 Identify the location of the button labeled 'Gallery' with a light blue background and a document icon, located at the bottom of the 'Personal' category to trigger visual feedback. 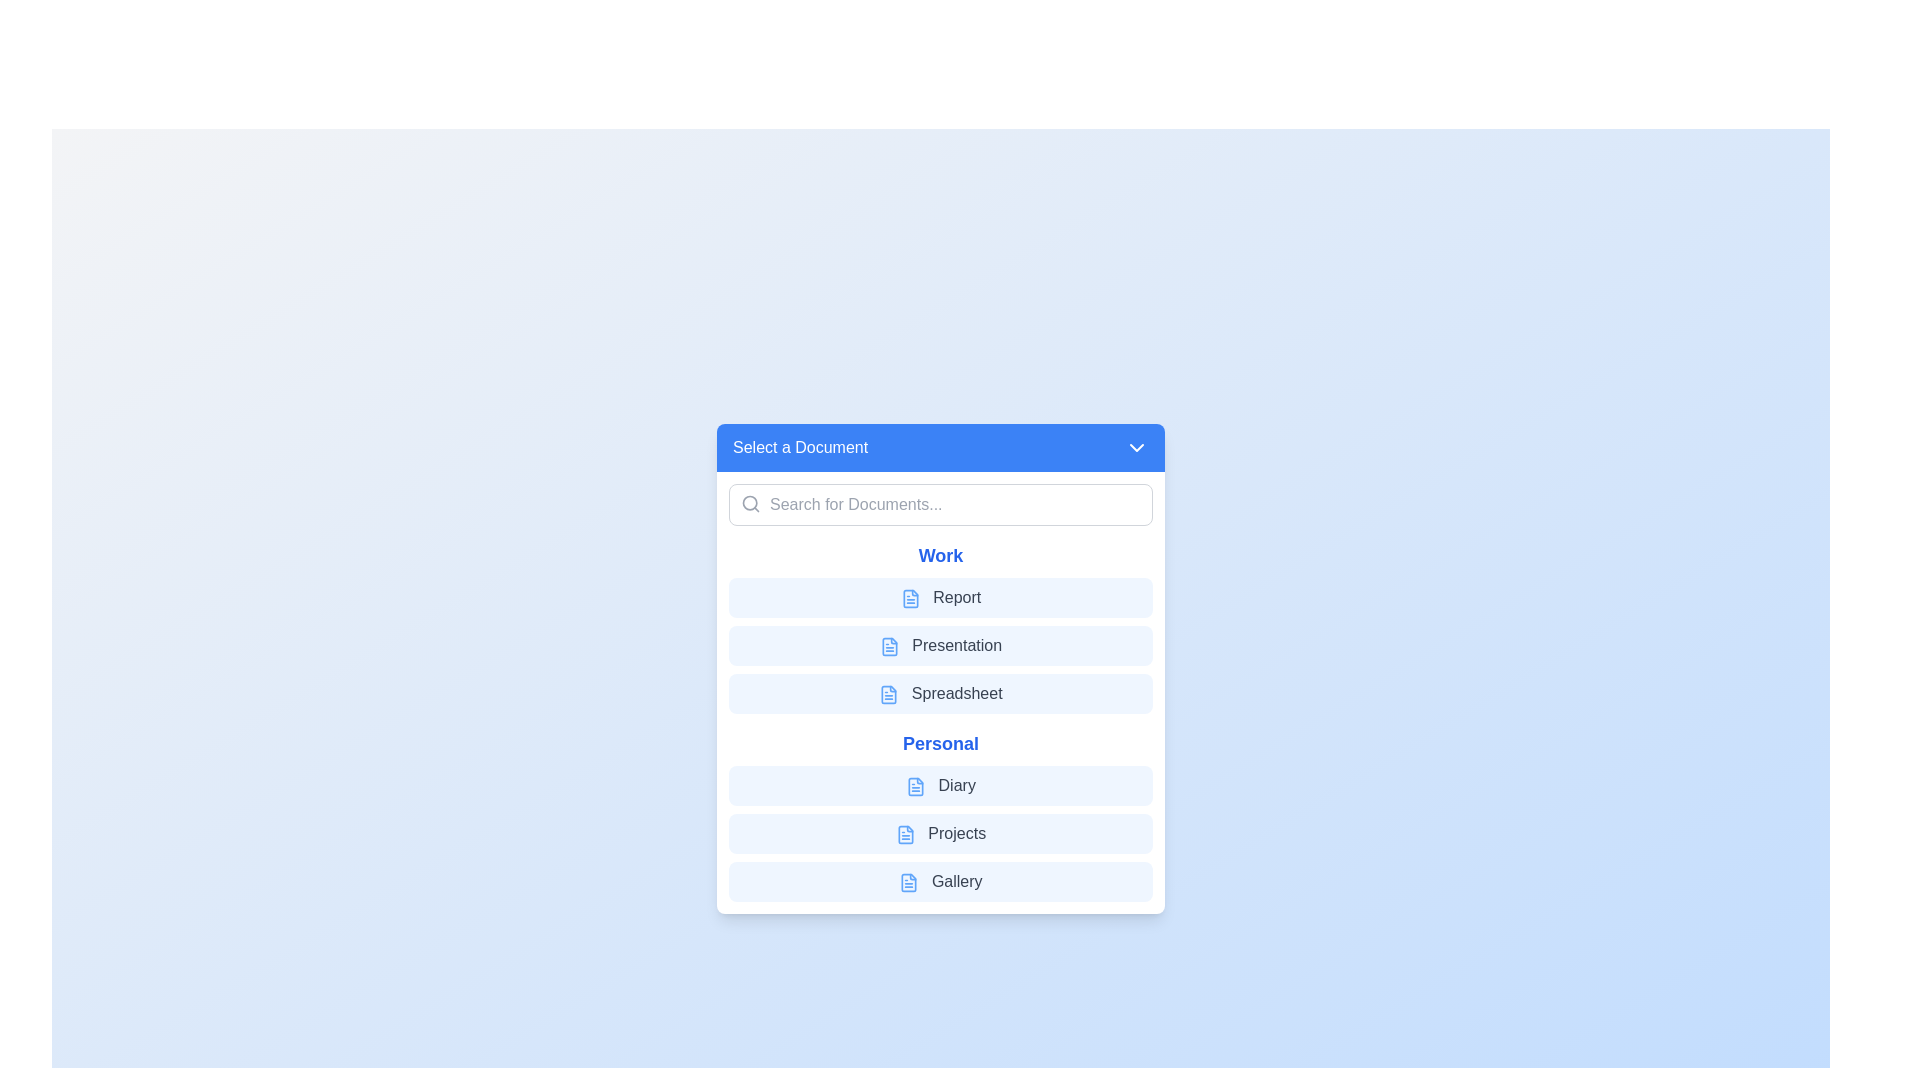
(939, 881).